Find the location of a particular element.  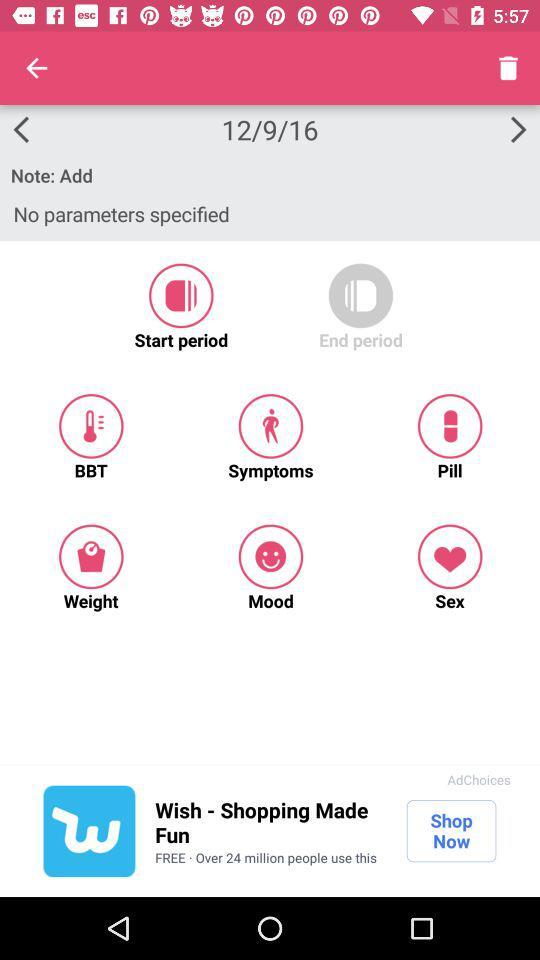

the free over 24 item is located at coordinates (266, 856).